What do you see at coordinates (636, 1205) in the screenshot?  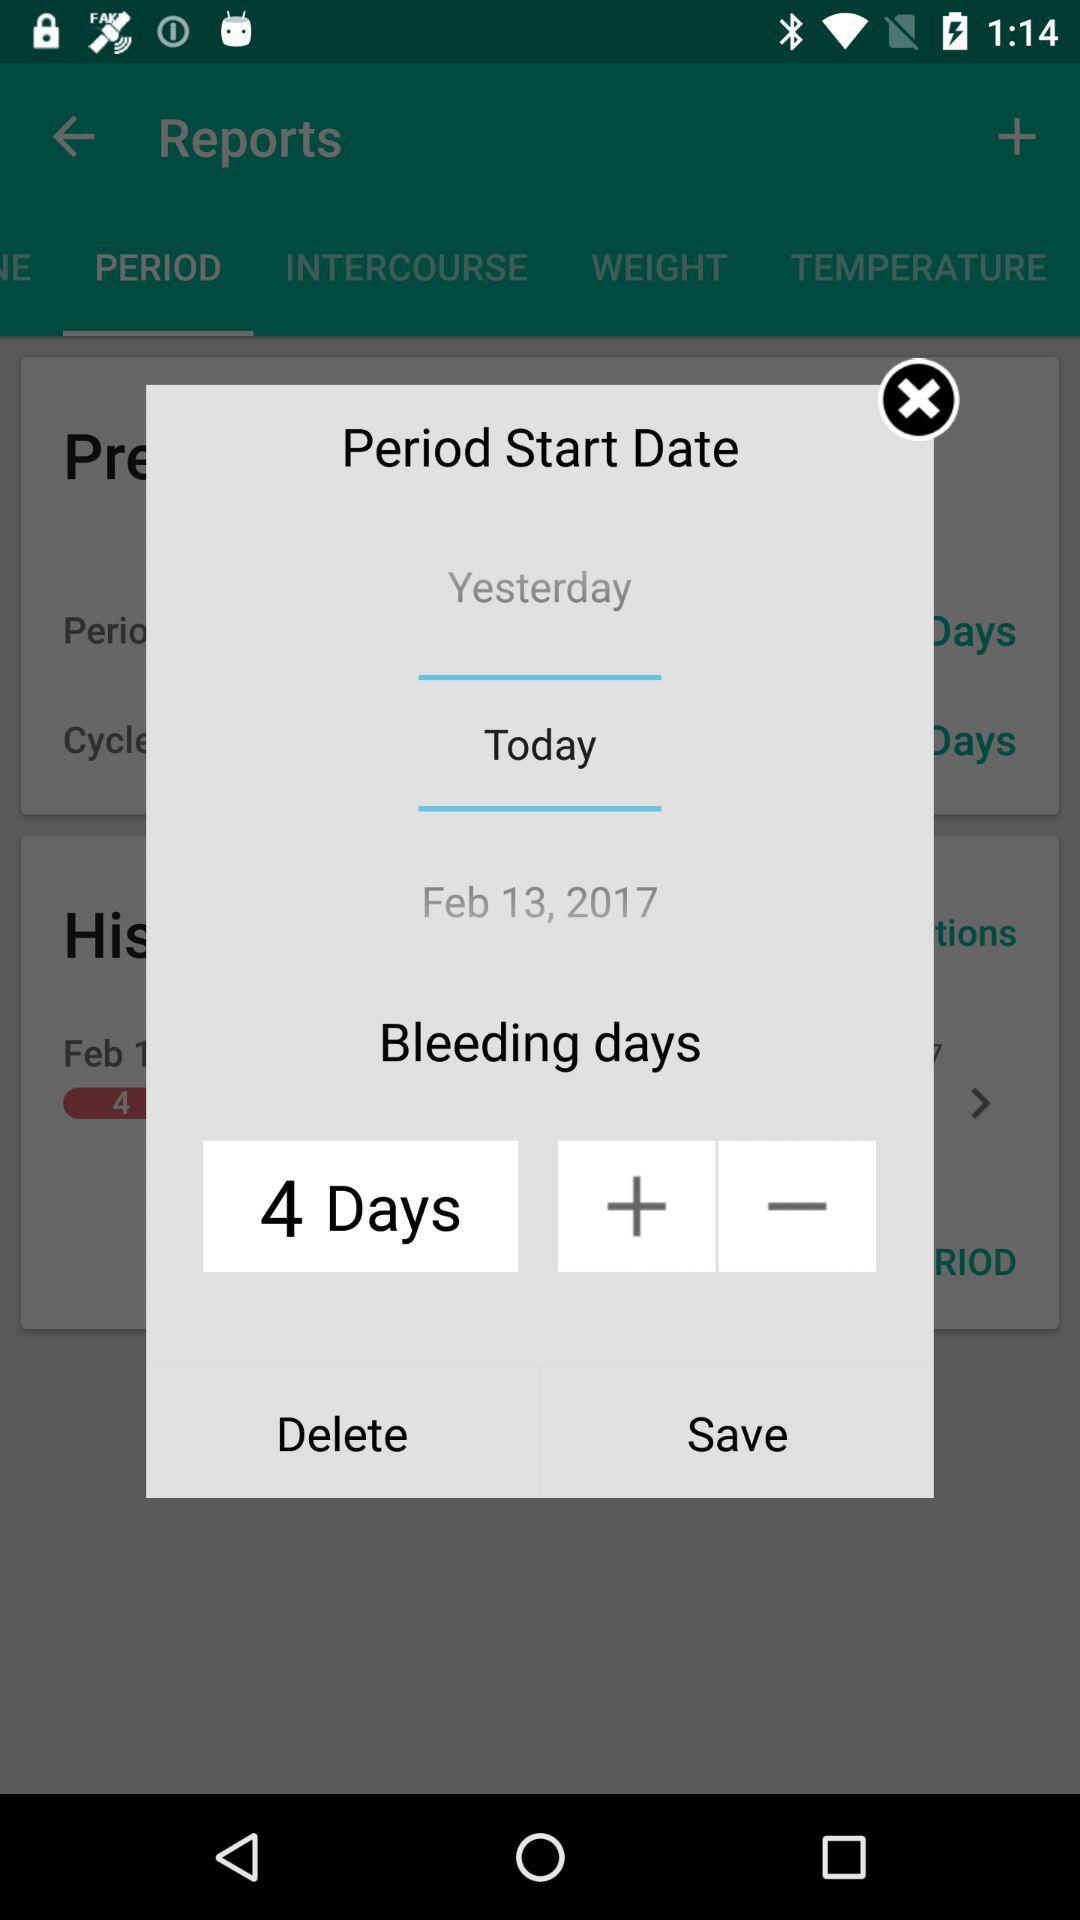 I see `one day` at bounding box center [636, 1205].